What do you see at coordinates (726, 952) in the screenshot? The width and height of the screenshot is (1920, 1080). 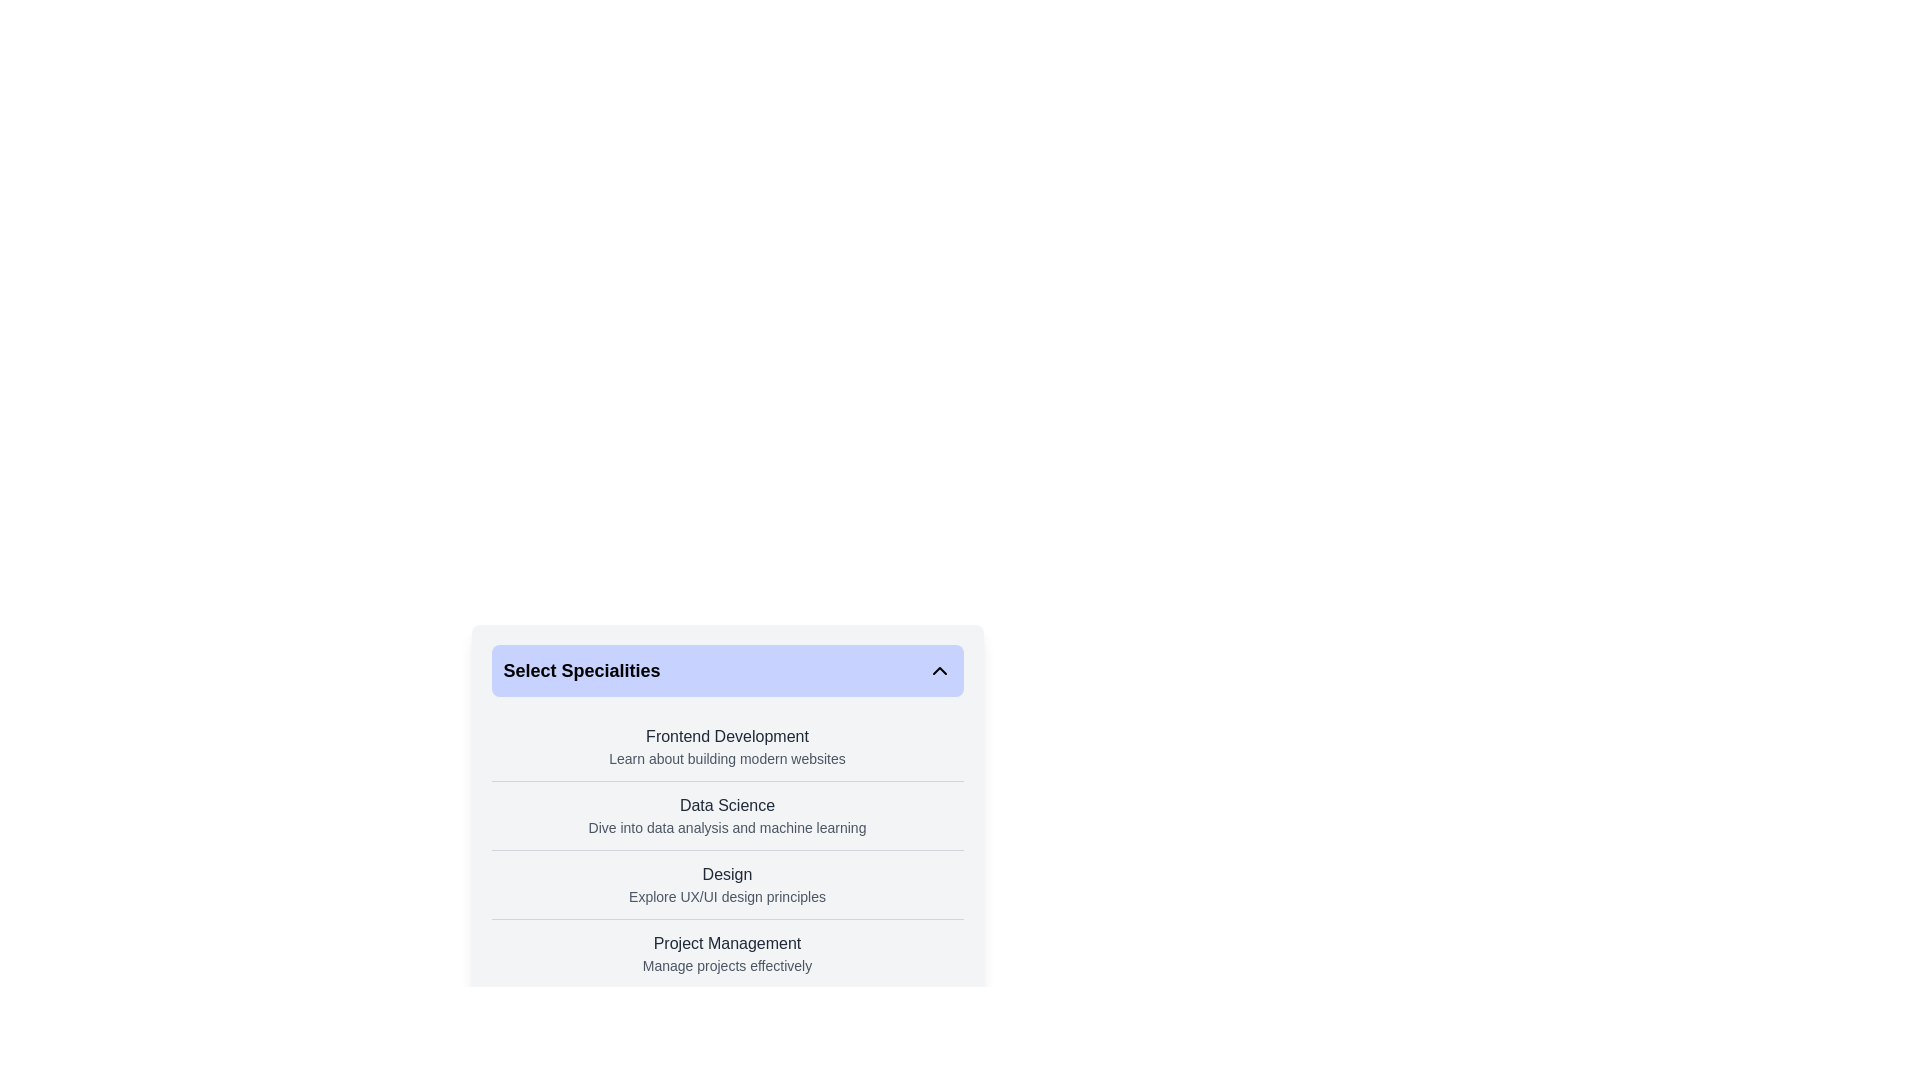 I see `the fourth item in the dropdown menu under 'Select Specialties' labeled 'Project Management'` at bounding box center [726, 952].